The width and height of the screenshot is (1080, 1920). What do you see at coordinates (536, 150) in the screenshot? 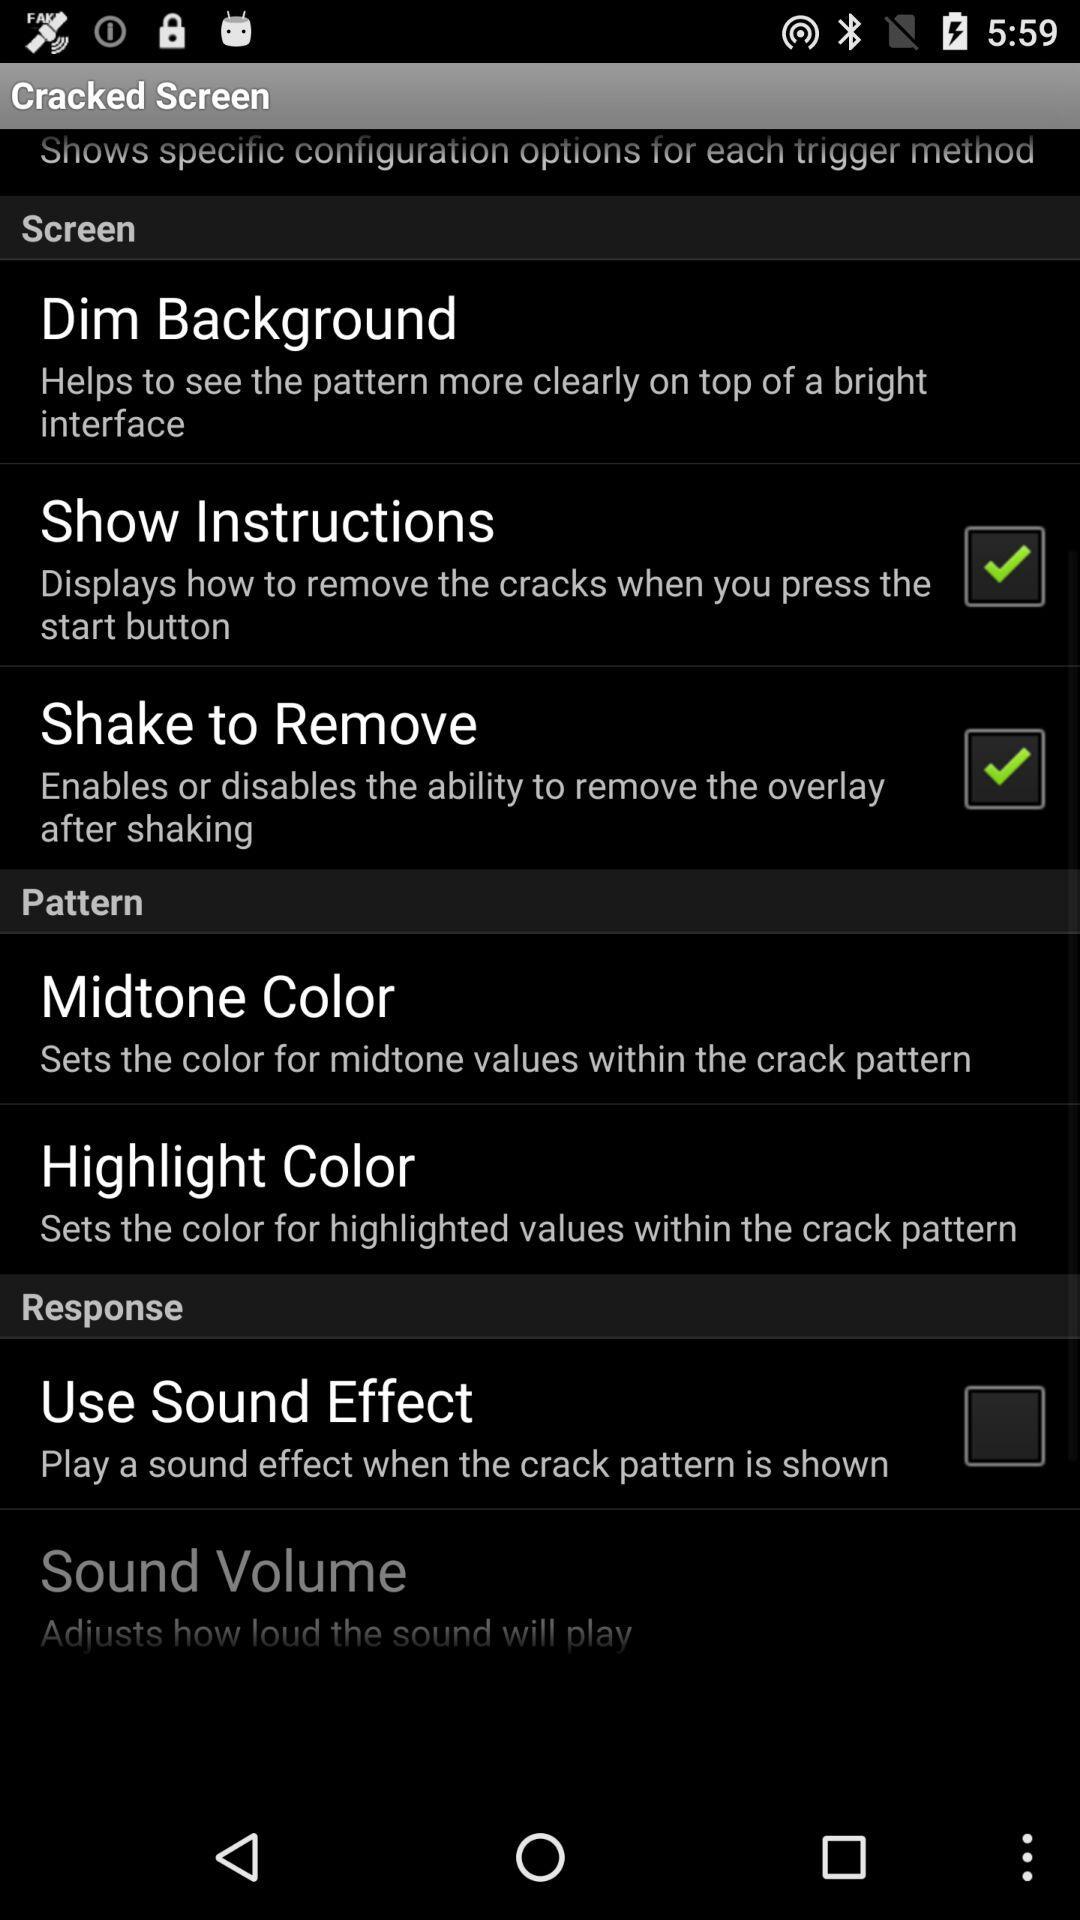
I see `the icon below cracked screen` at bounding box center [536, 150].